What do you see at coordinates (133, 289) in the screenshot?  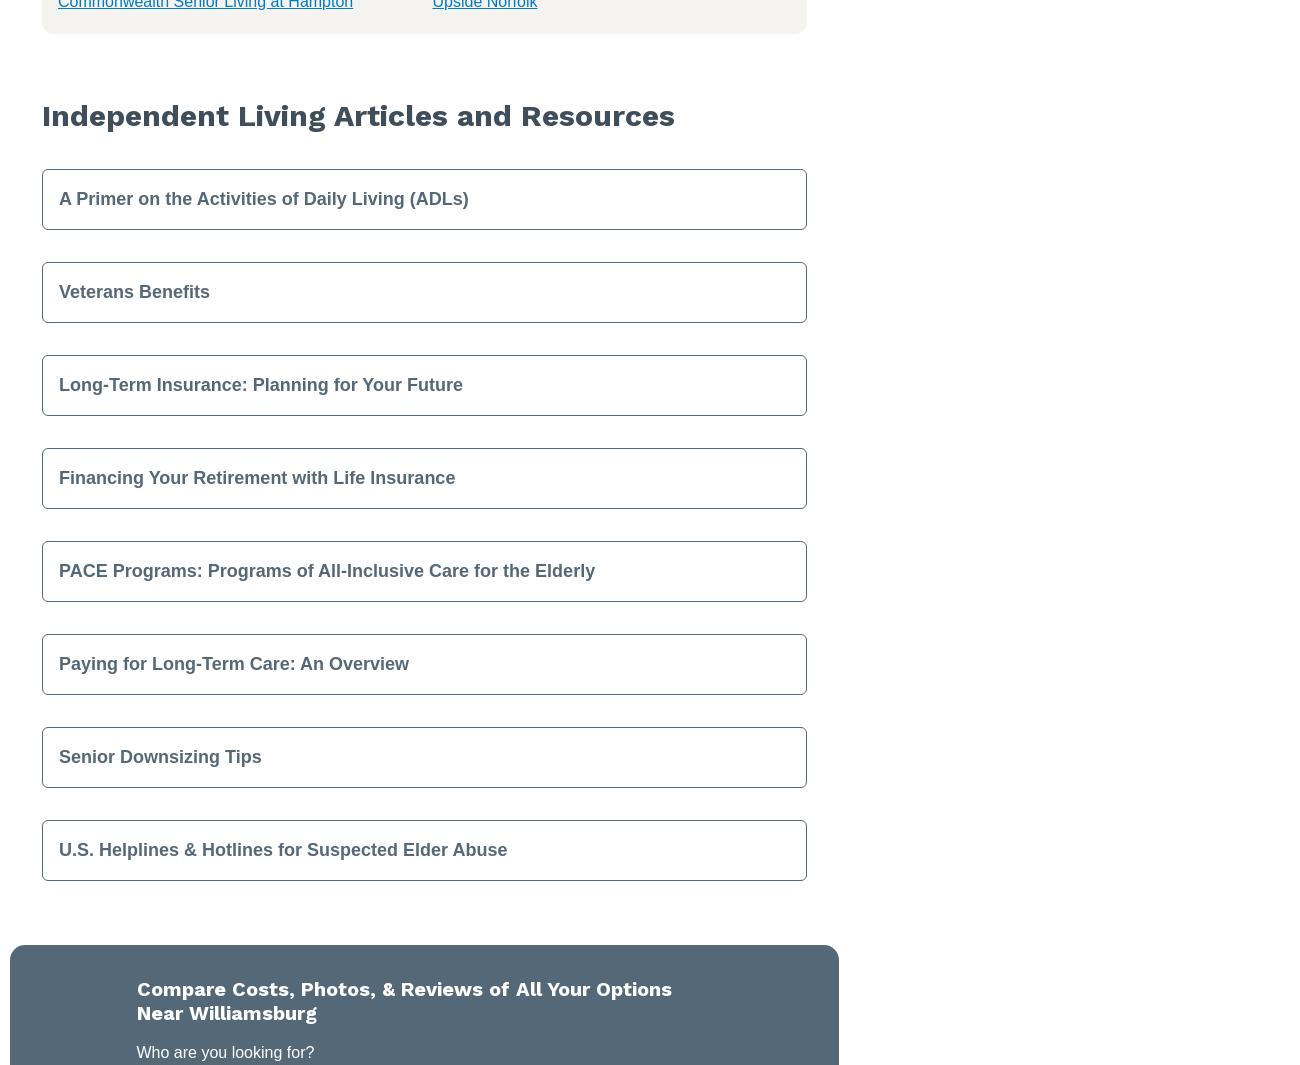 I see `'Veterans Benefits'` at bounding box center [133, 289].